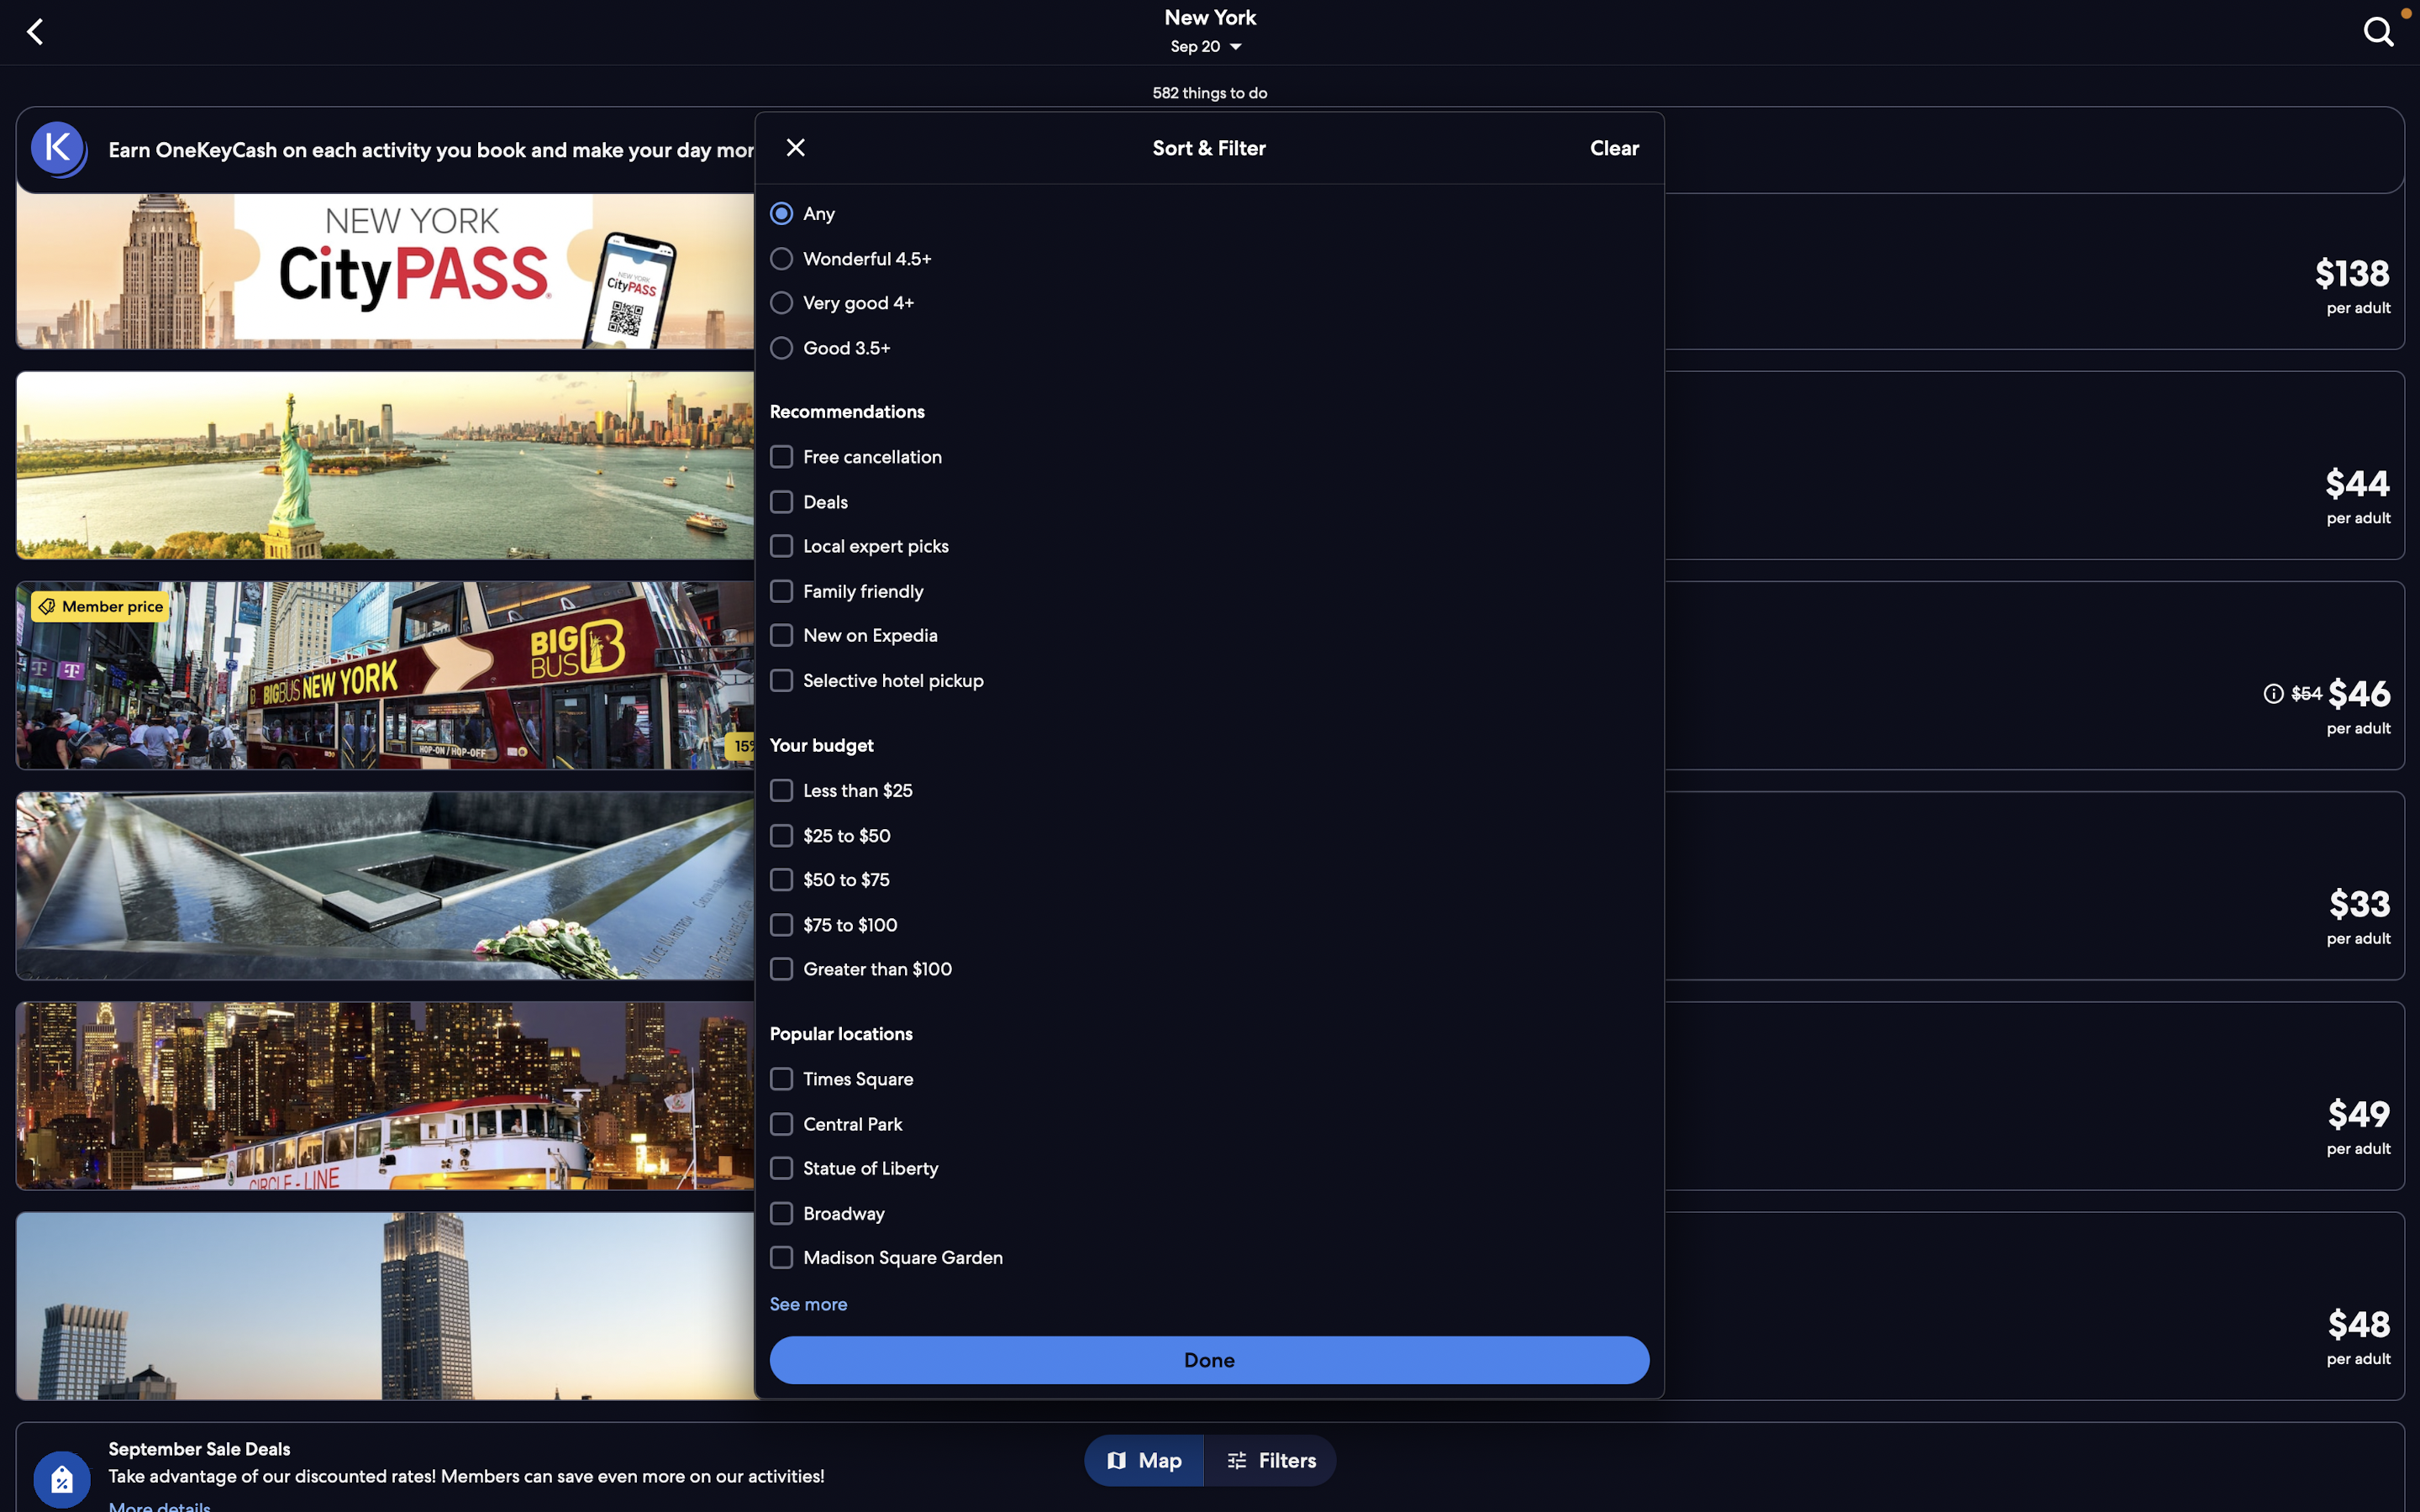 The width and height of the screenshot is (2420, 1512). I want to click on "very good" and "family friendly" options, so click(1206, 303).